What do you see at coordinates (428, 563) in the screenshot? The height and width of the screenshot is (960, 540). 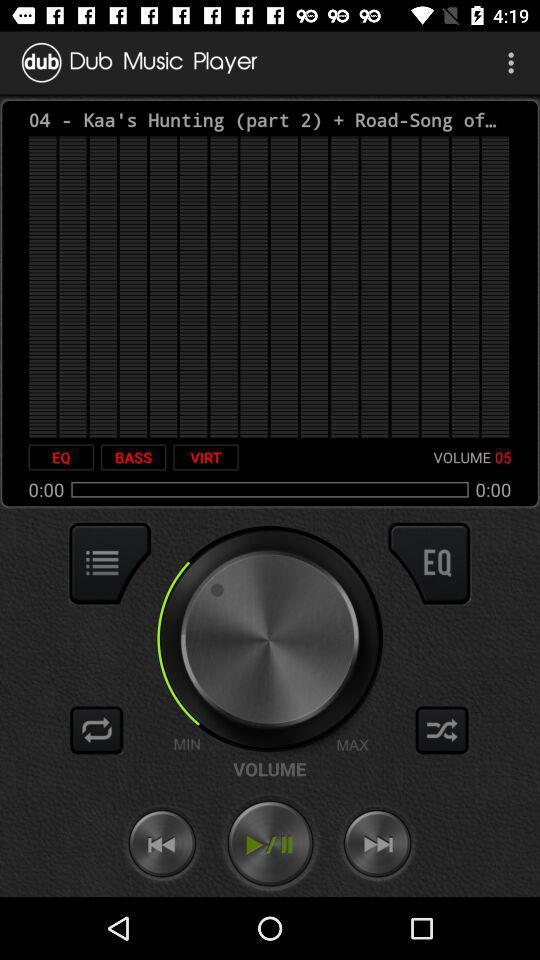 I see `push for equalizer` at bounding box center [428, 563].